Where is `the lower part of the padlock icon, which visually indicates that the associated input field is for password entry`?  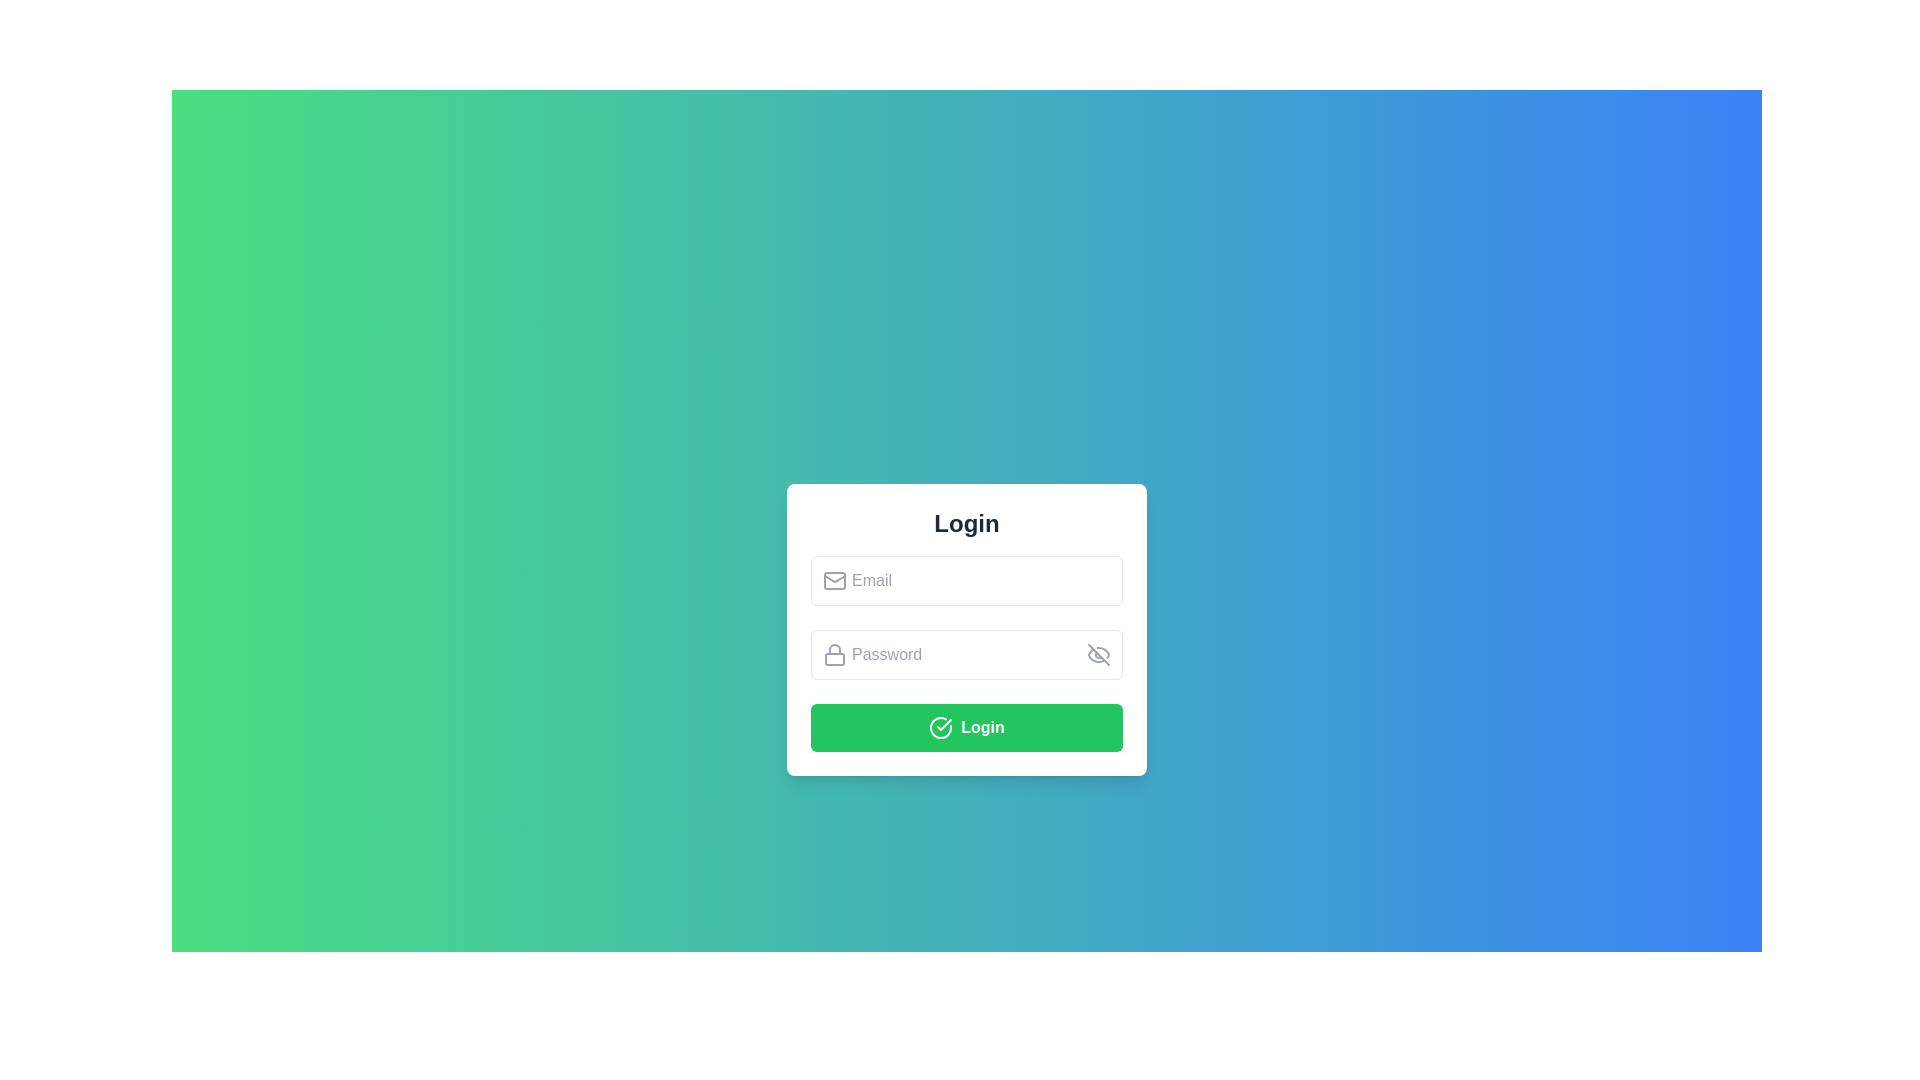
the lower part of the padlock icon, which visually indicates that the associated input field is for password entry is located at coordinates (835, 659).